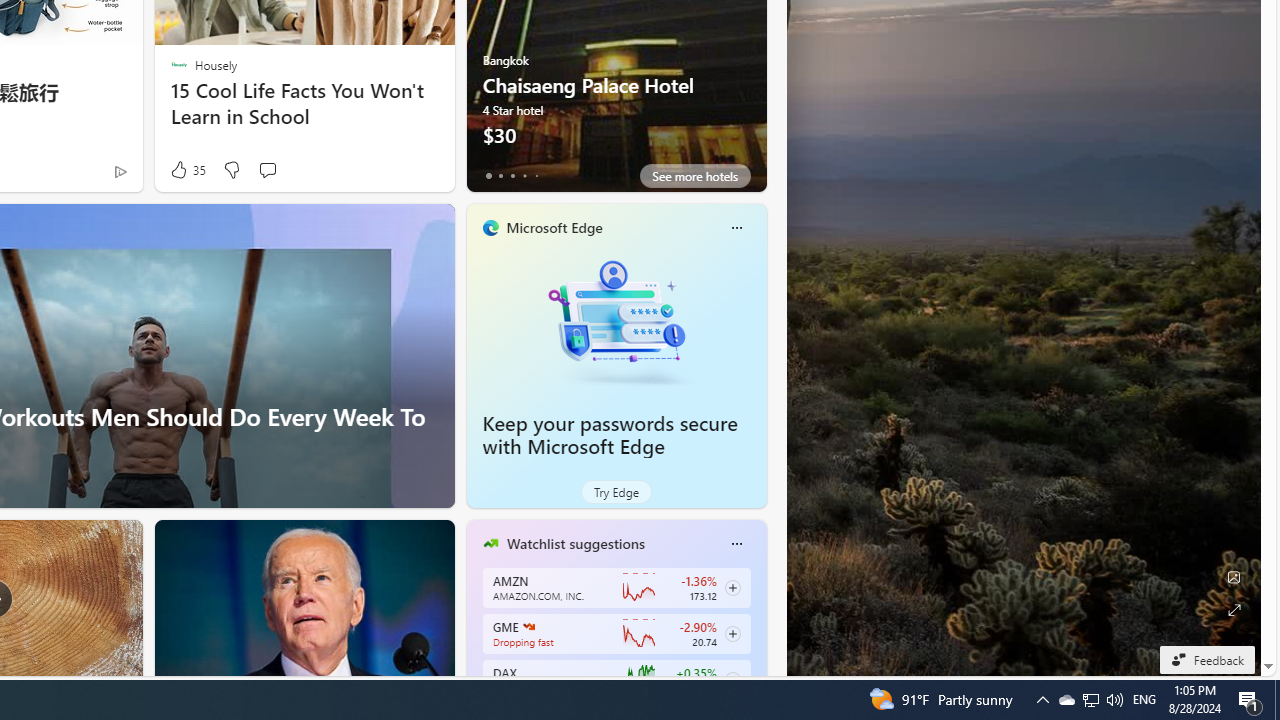  What do you see at coordinates (500, 175) in the screenshot?
I see `'tab-1'` at bounding box center [500, 175].